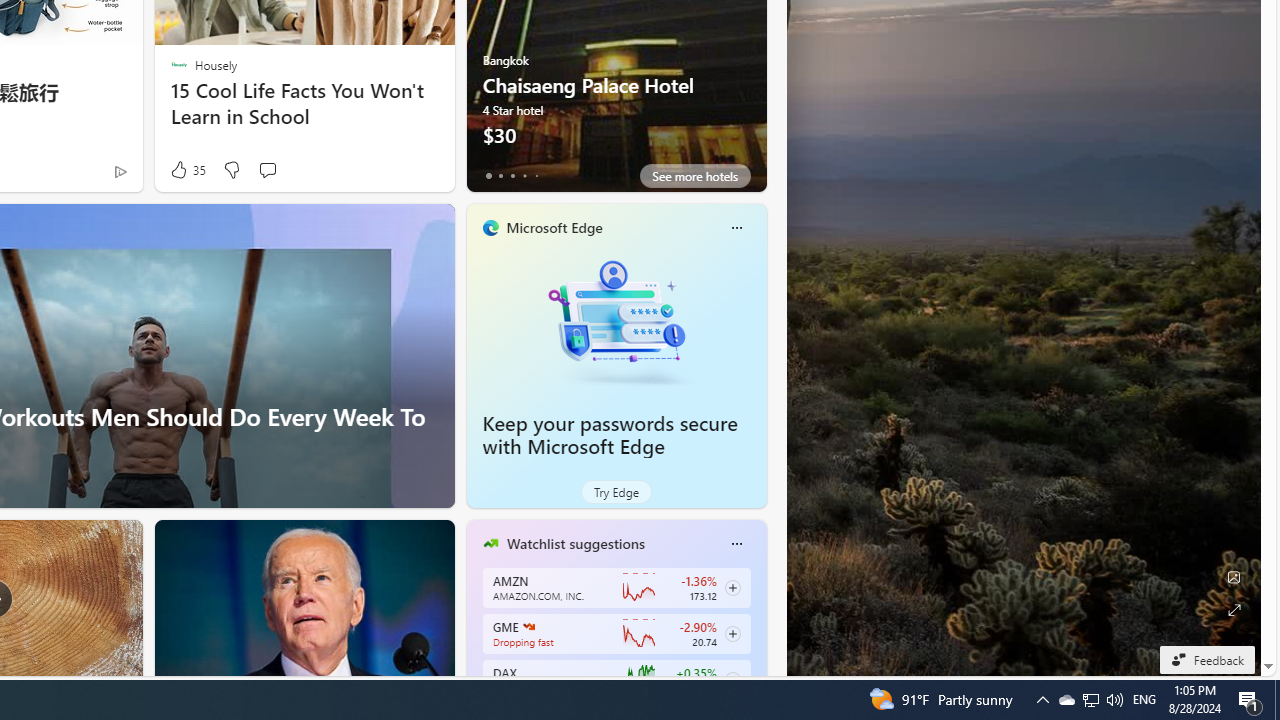  What do you see at coordinates (500, 175) in the screenshot?
I see `'tab-1'` at bounding box center [500, 175].